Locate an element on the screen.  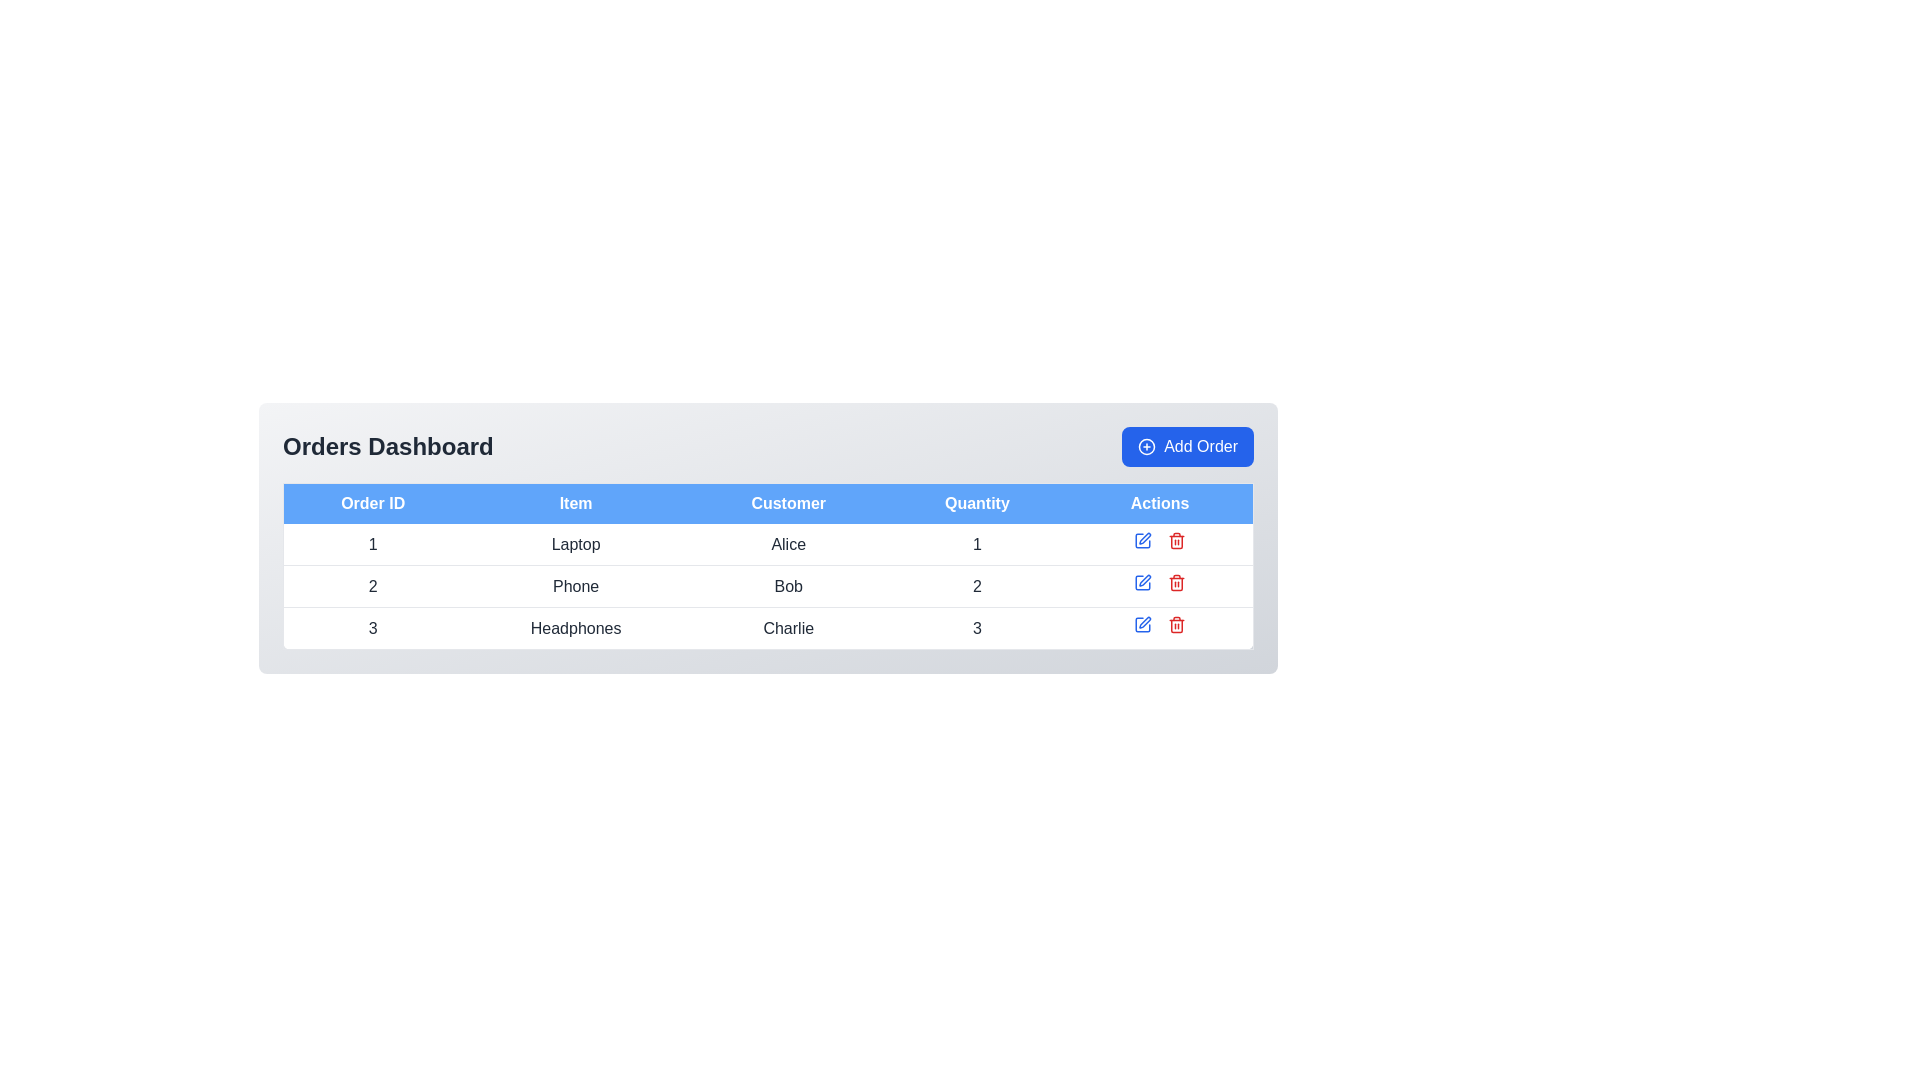
the 'Add Order' button, which contains the leftmost icon serving as a visual indicator for adding a new order is located at coordinates (1147, 446).